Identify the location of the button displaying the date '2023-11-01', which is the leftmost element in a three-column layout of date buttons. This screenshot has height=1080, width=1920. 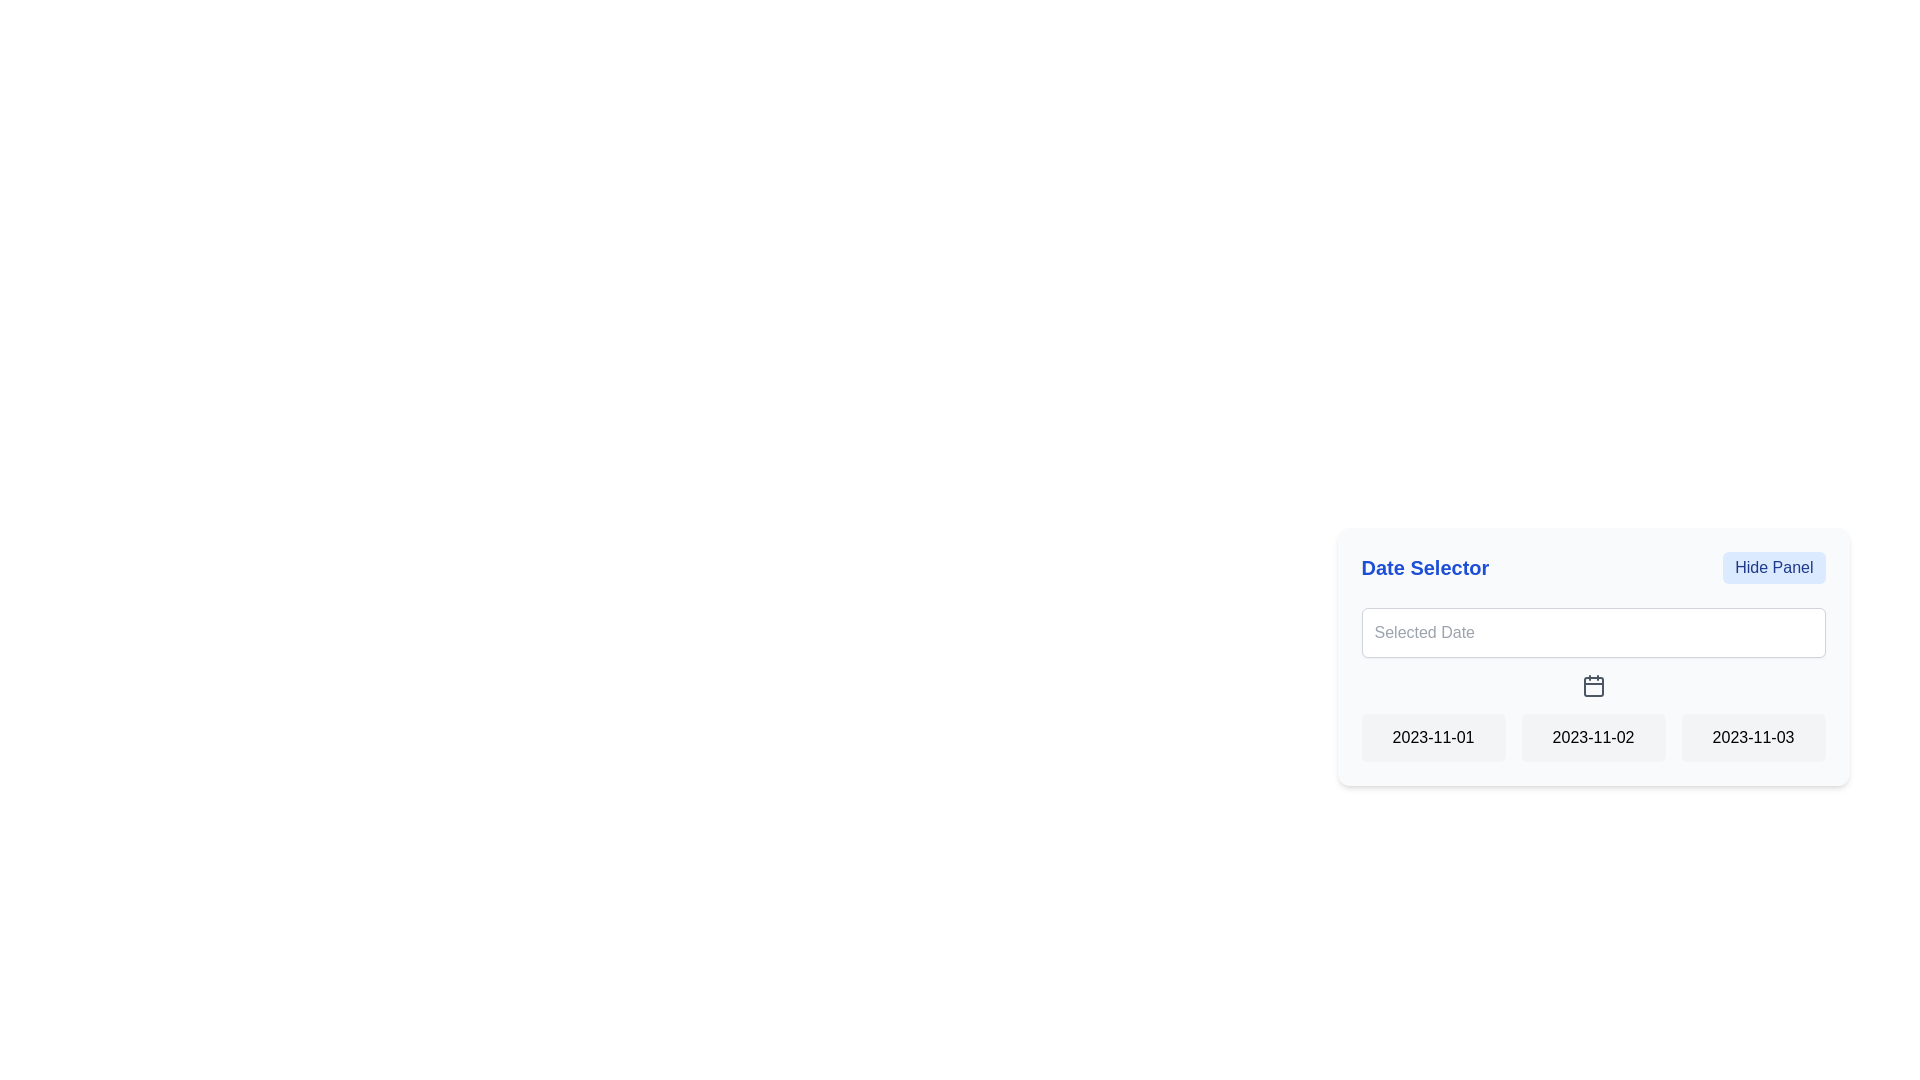
(1432, 737).